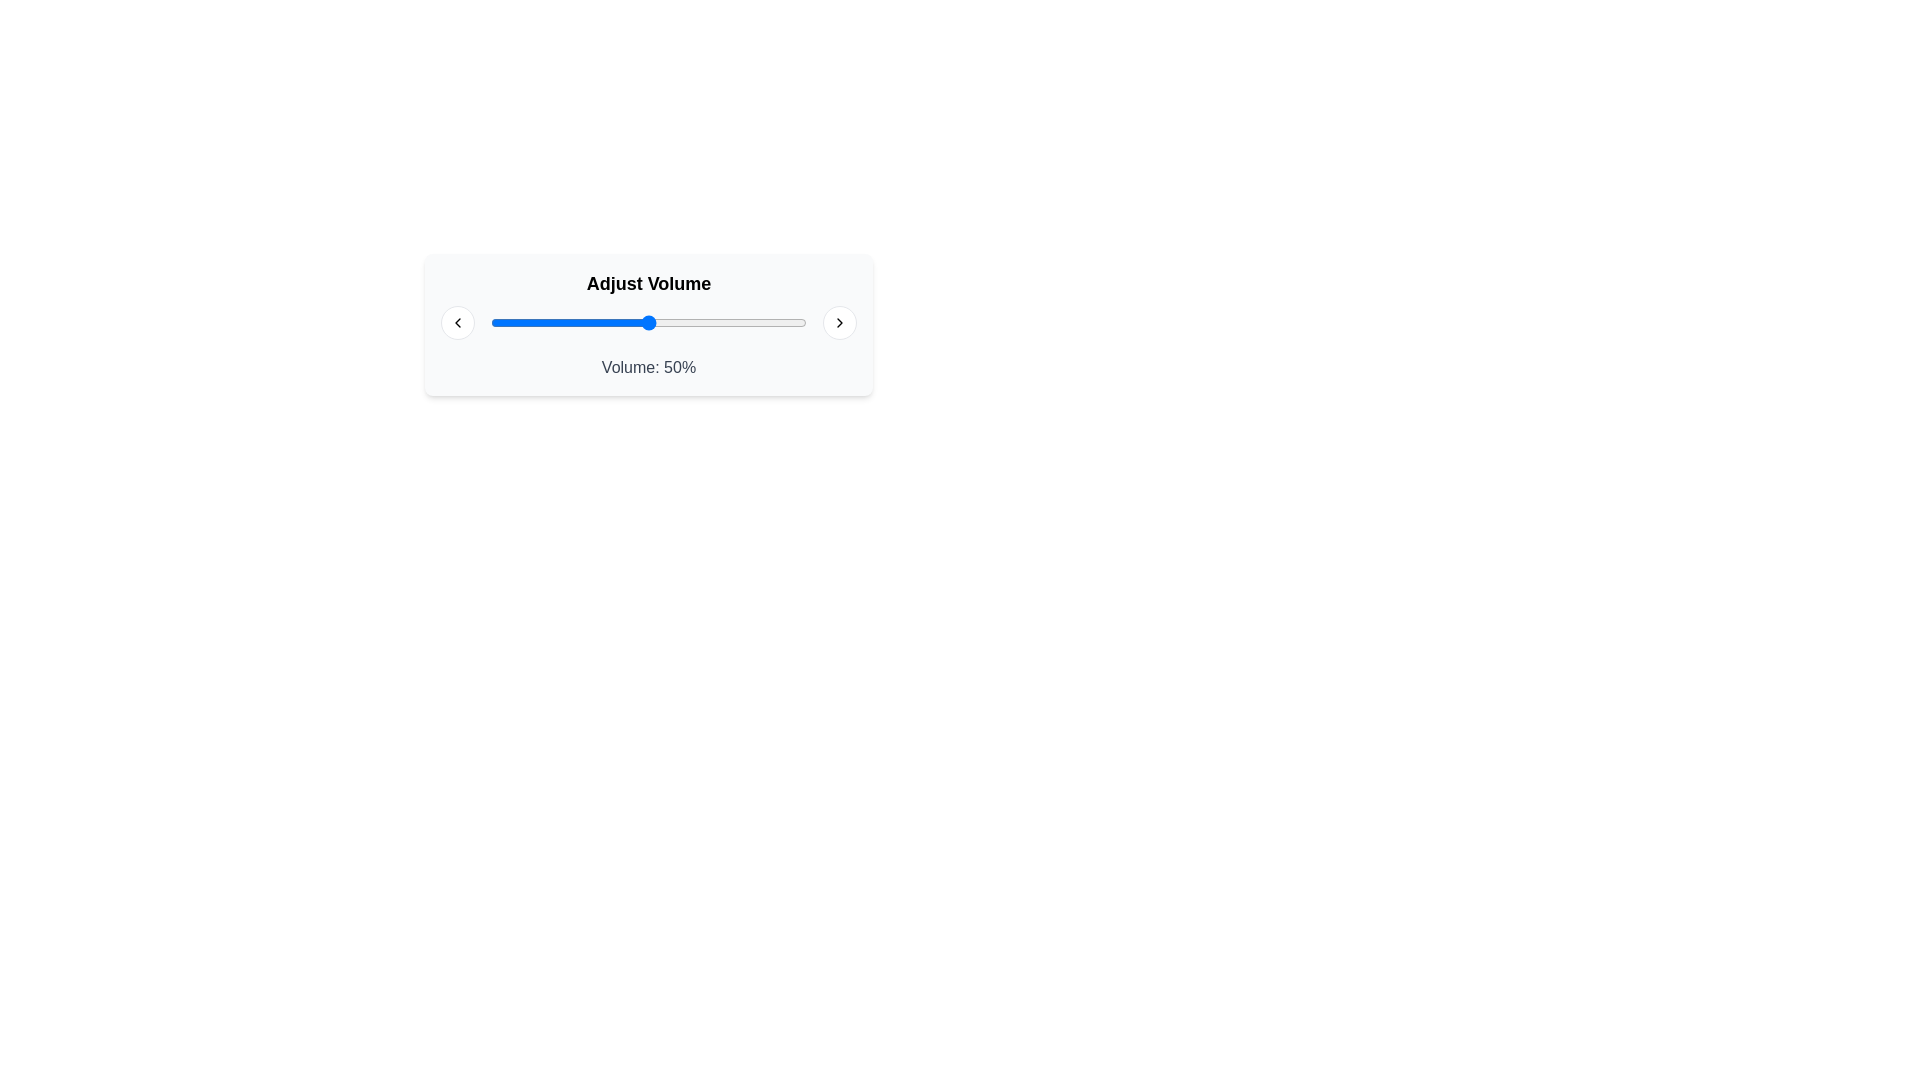 The image size is (1920, 1080). Describe the element at coordinates (456, 322) in the screenshot. I see `the circular button with a white background and gray border, which contains a left-pointing chevron icon, located at the far left of the horizontal control interface` at that location.